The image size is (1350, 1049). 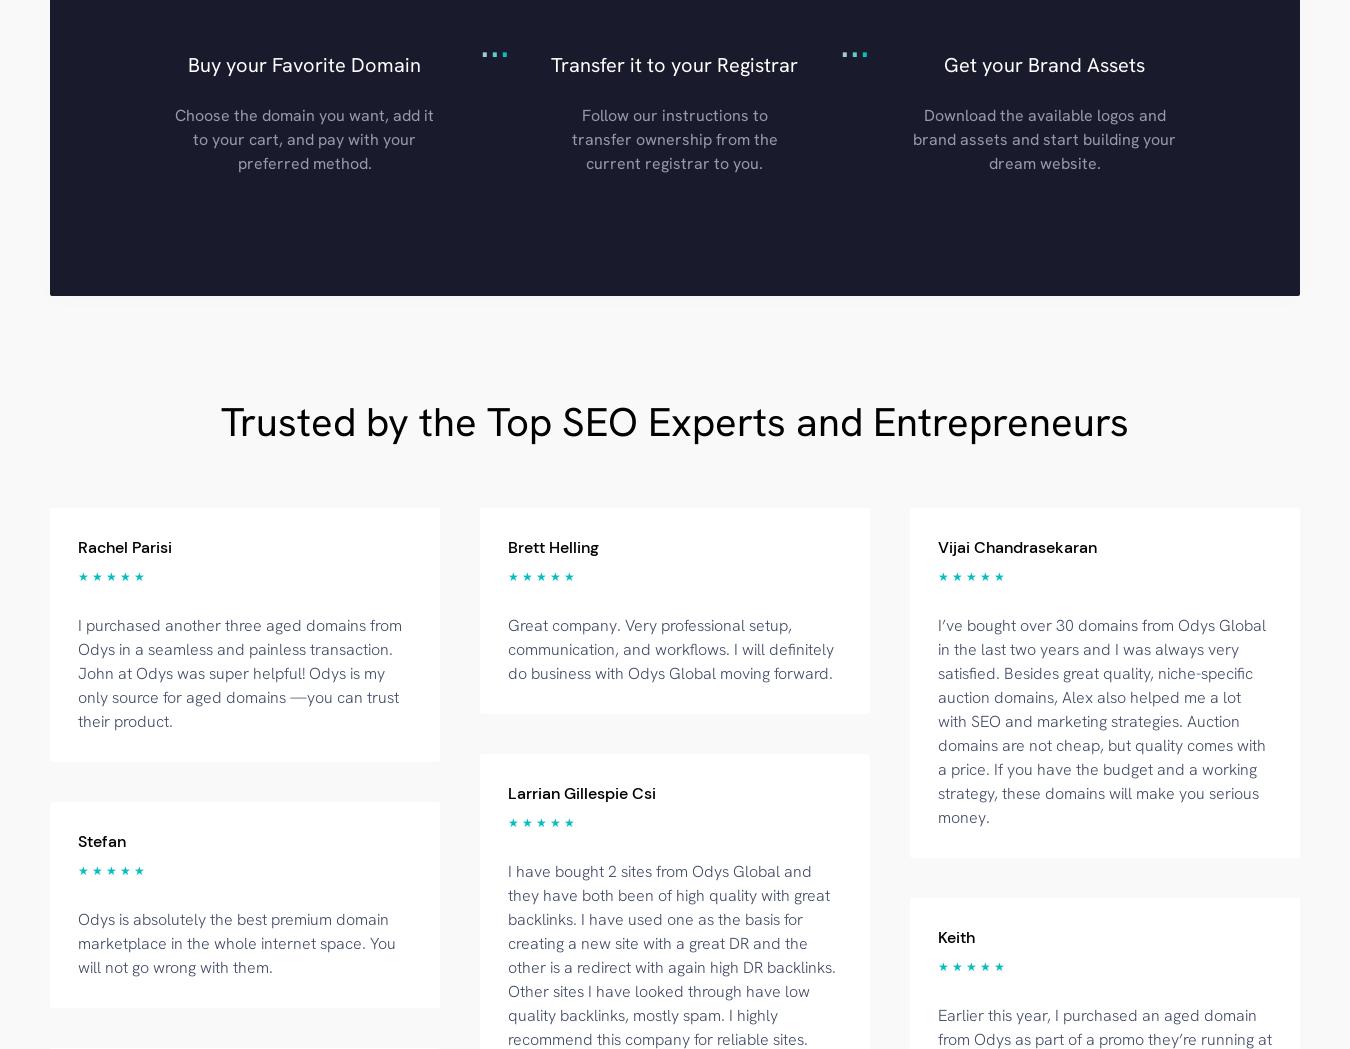 I want to click on 'Trusted by the Top SEO Experts and Entrepreneurs', so click(x=675, y=419).